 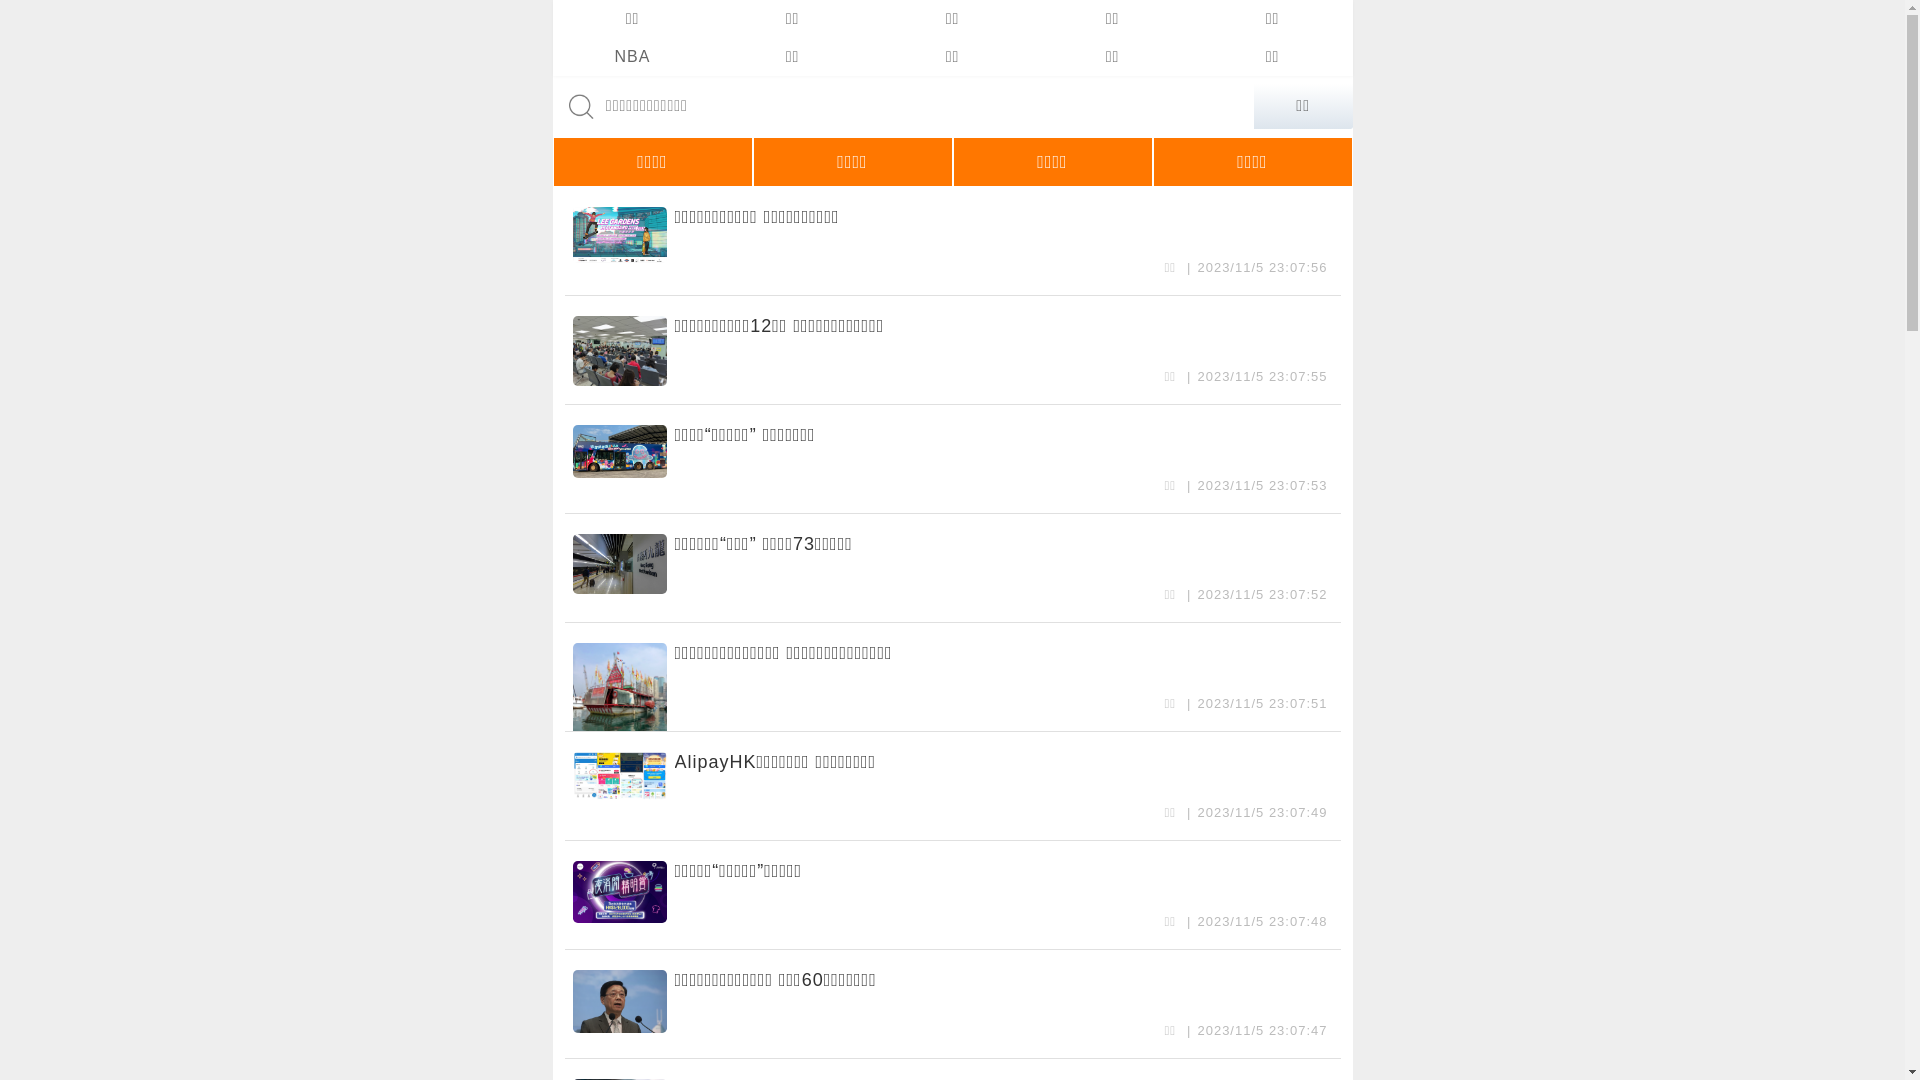 What do you see at coordinates (552, 56) in the screenshot?
I see `'NBA'` at bounding box center [552, 56].